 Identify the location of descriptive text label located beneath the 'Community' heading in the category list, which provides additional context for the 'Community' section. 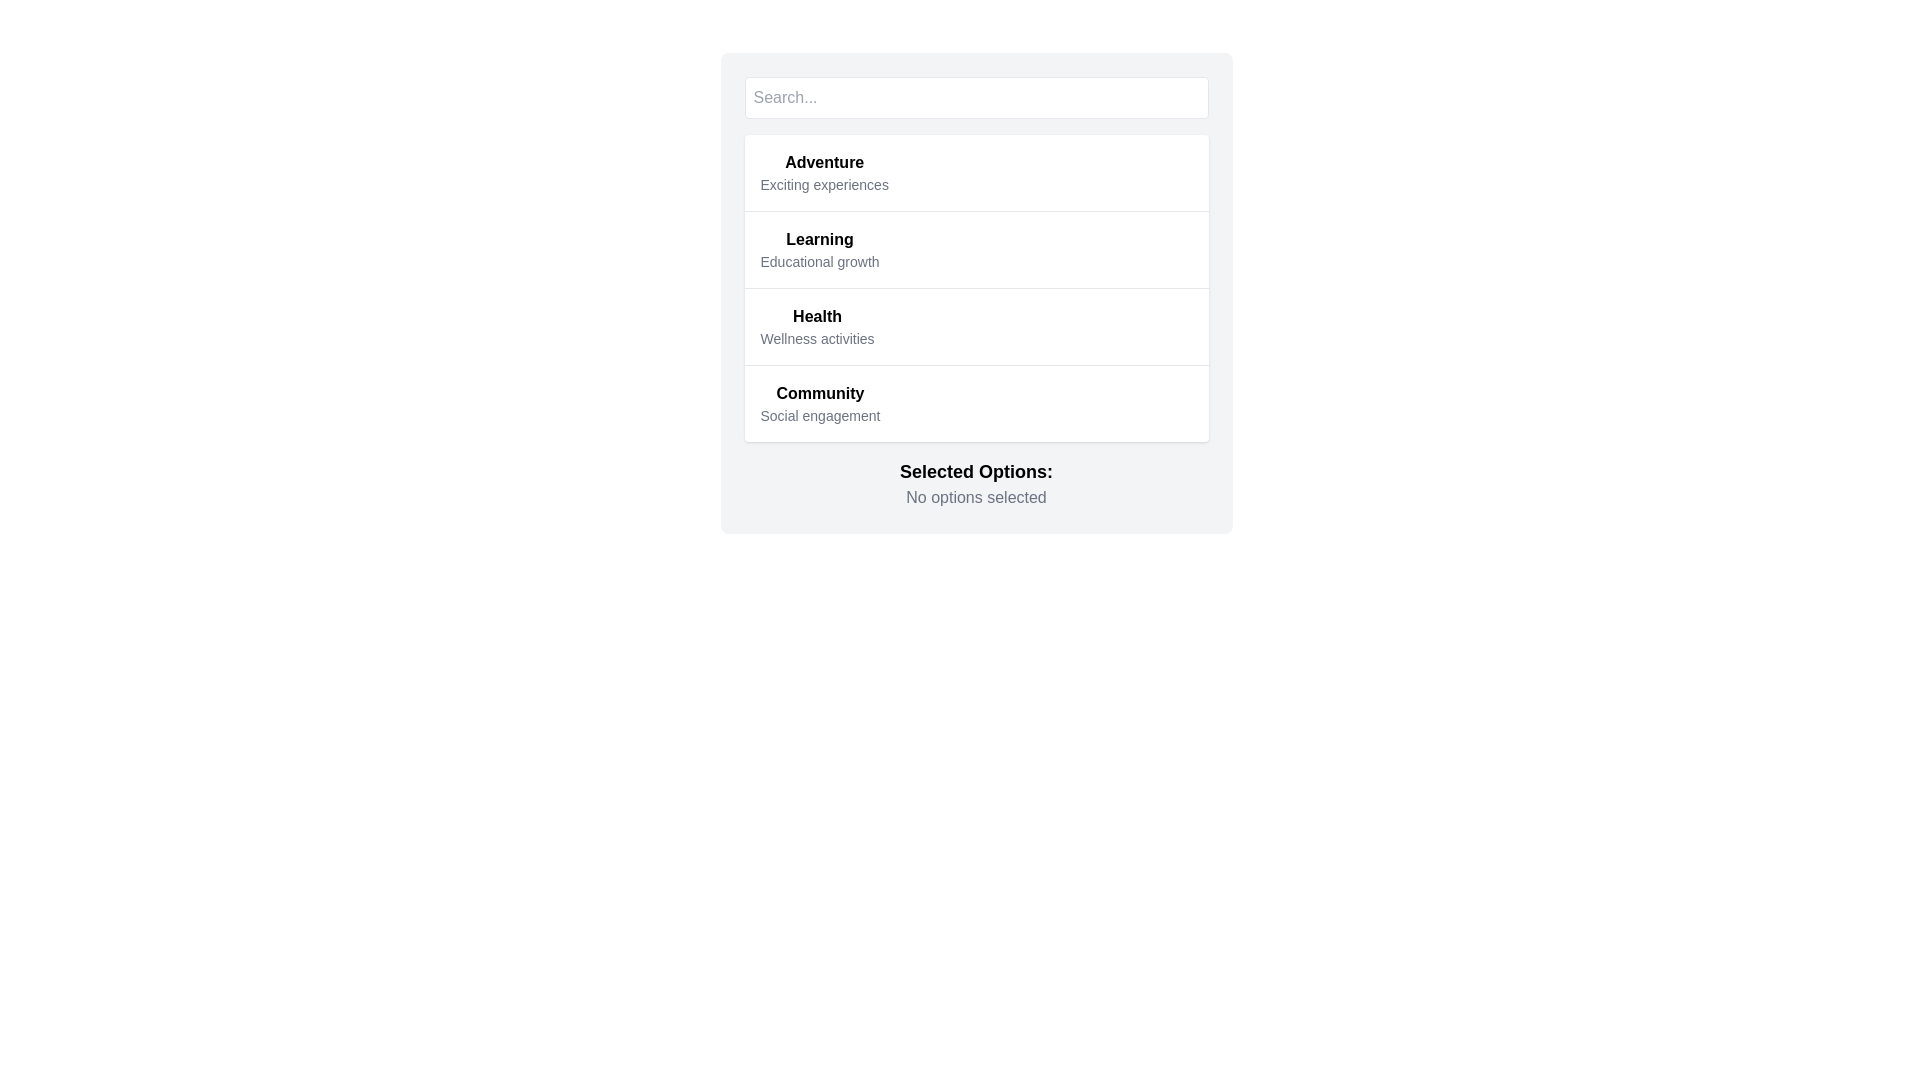
(820, 415).